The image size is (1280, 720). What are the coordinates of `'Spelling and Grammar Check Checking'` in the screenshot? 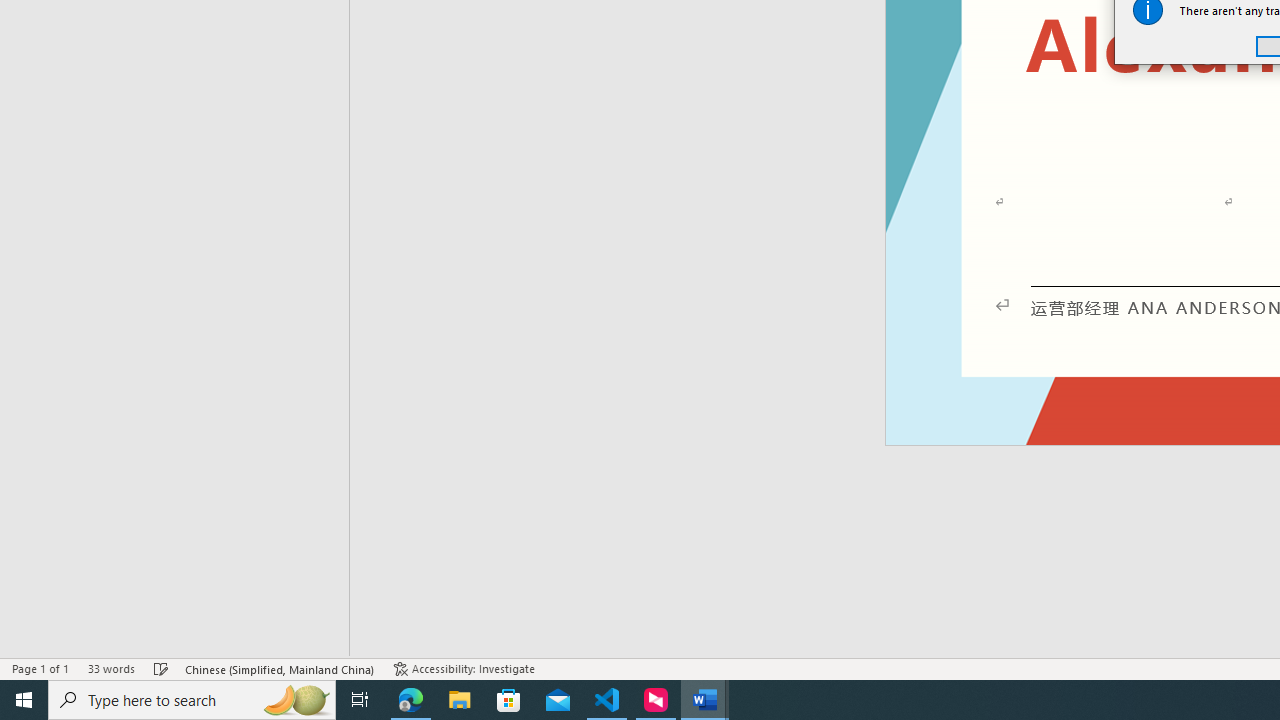 It's located at (161, 669).